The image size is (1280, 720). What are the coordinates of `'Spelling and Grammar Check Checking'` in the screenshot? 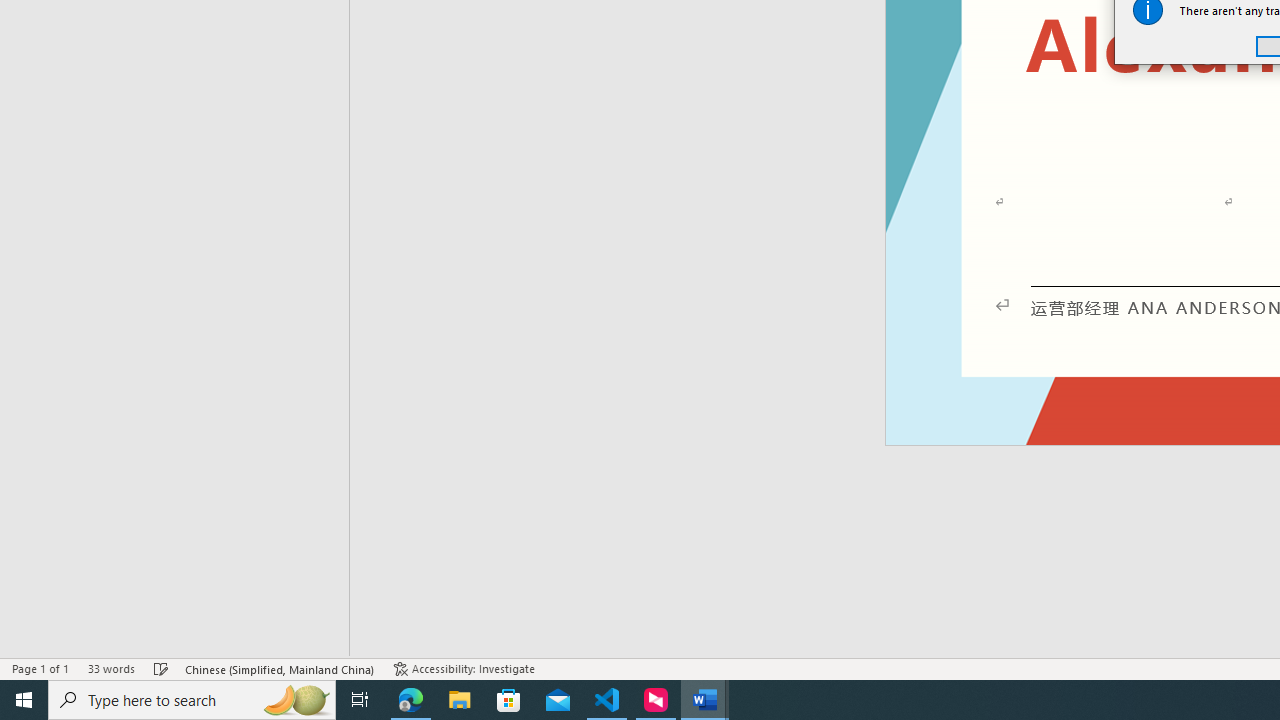 It's located at (161, 669).